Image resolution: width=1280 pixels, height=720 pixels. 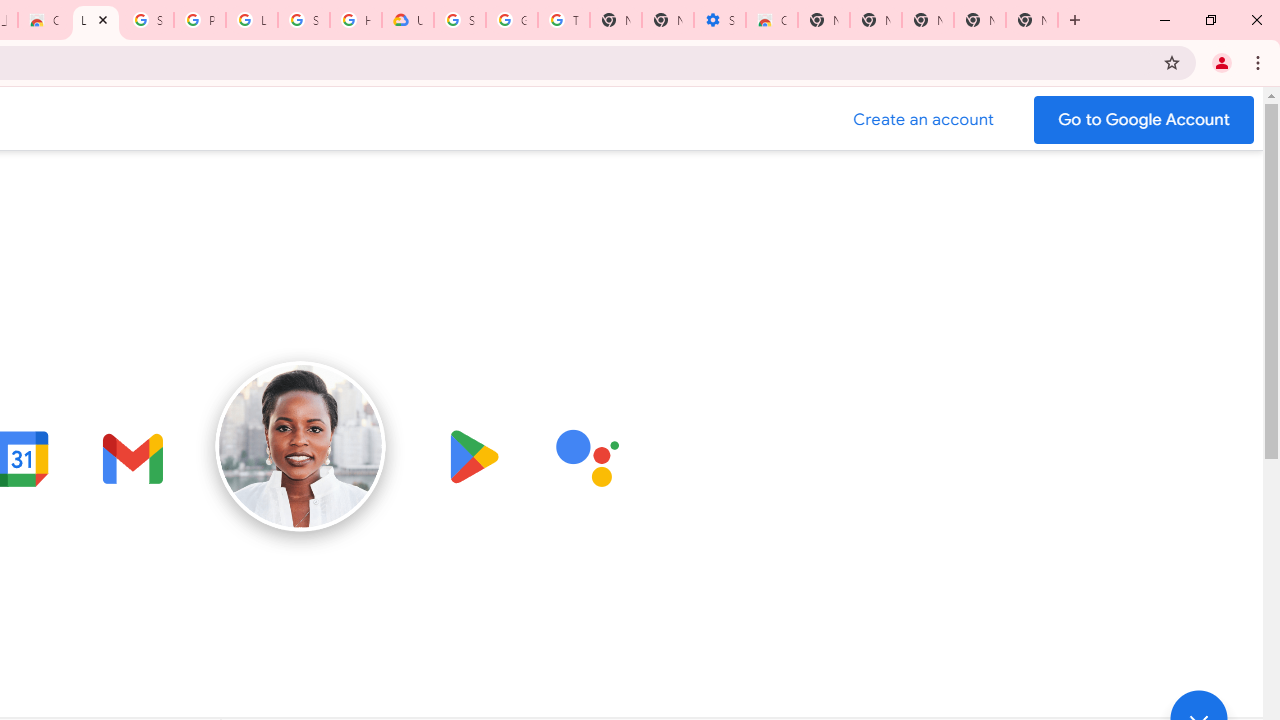 I want to click on 'Close', so click(x=102, y=19).